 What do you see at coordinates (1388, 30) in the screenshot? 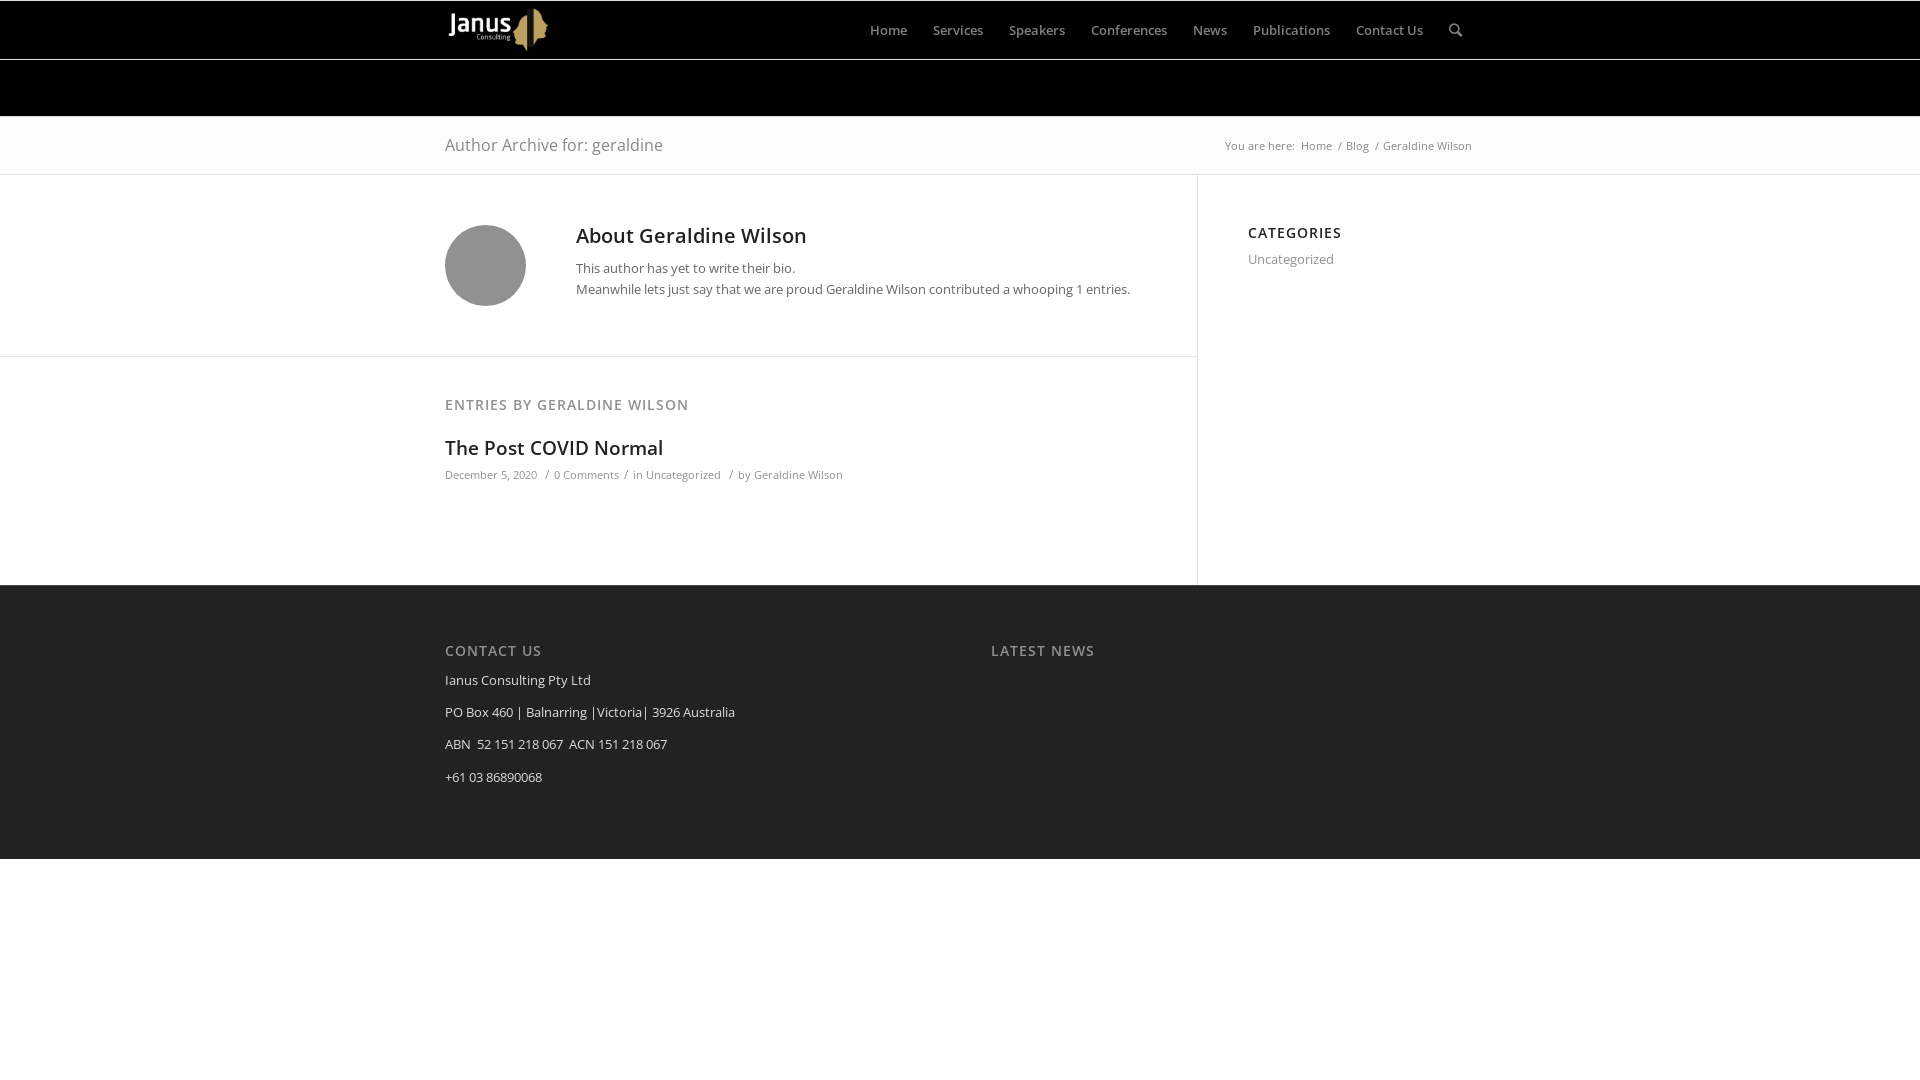
I see `'Contact Us'` at bounding box center [1388, 30].